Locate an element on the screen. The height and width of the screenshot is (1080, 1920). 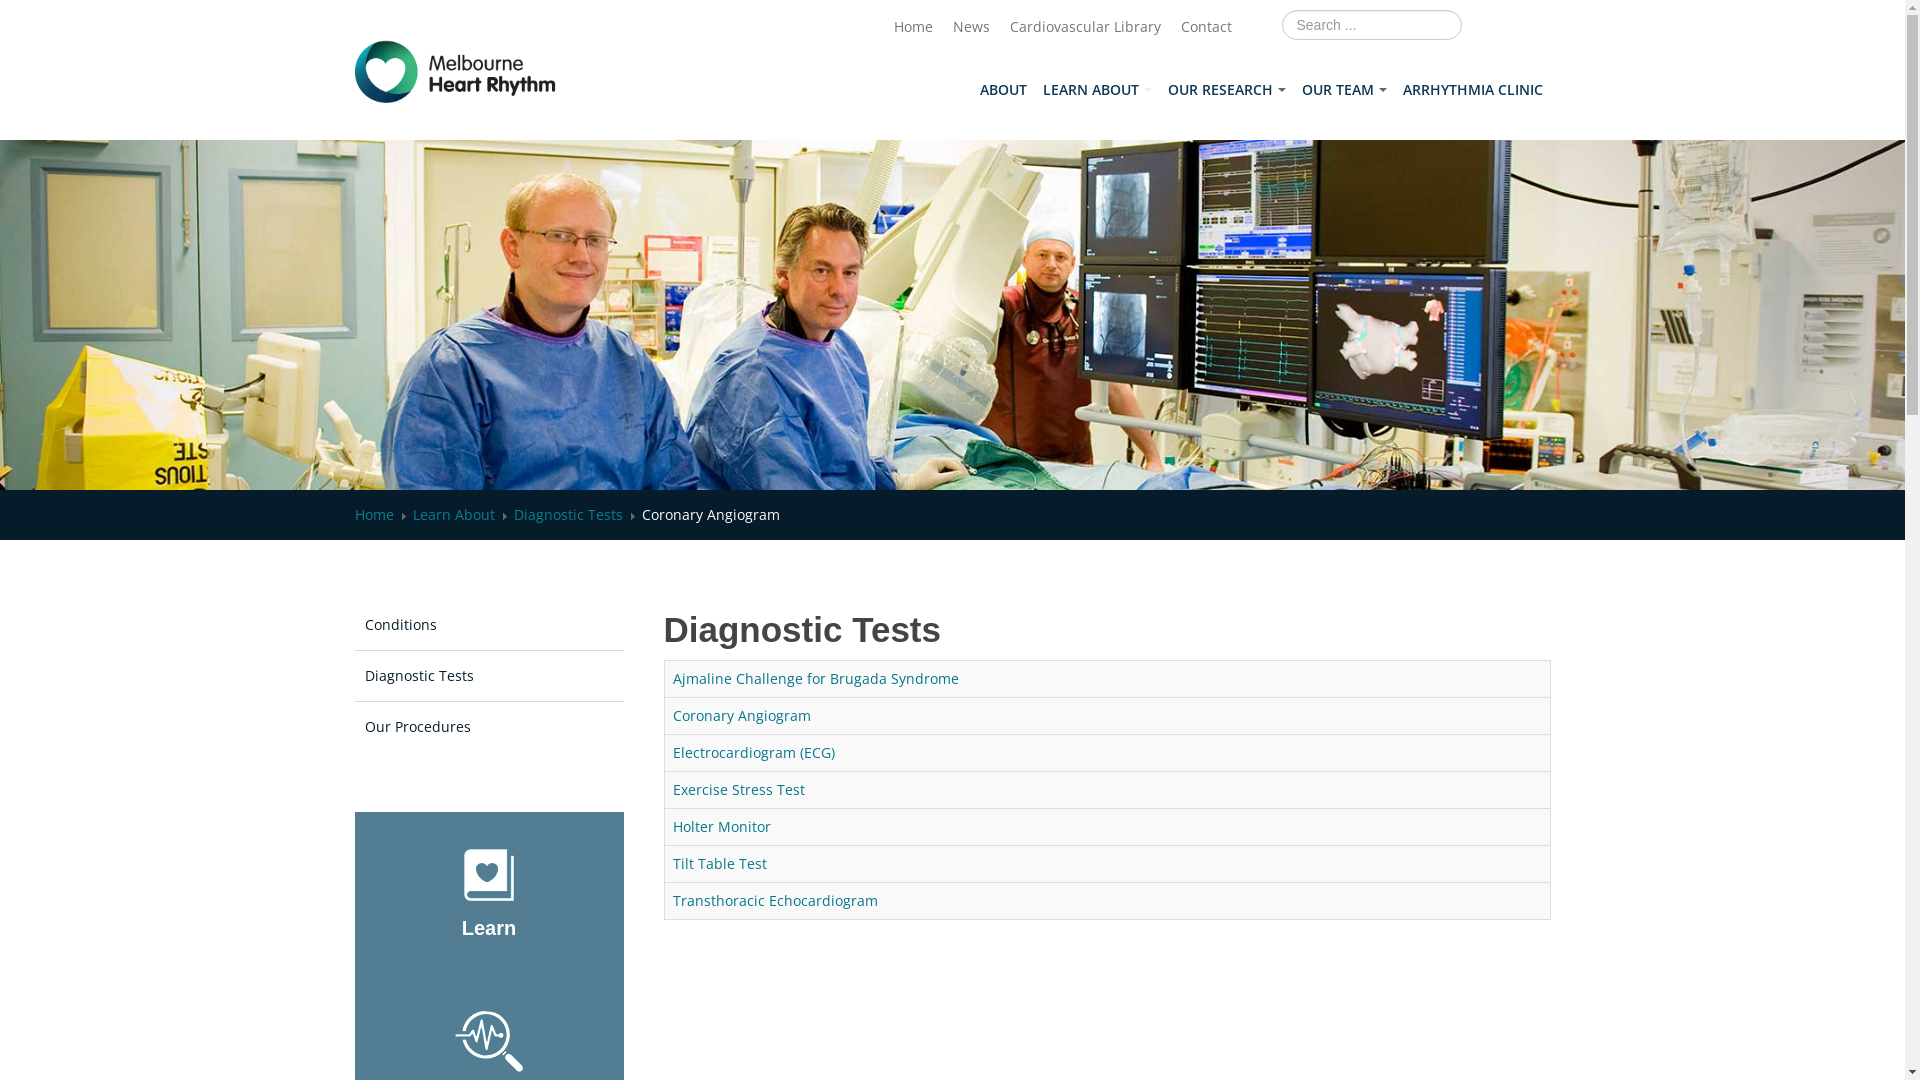
'Home' is located at coordinates (373, 513).